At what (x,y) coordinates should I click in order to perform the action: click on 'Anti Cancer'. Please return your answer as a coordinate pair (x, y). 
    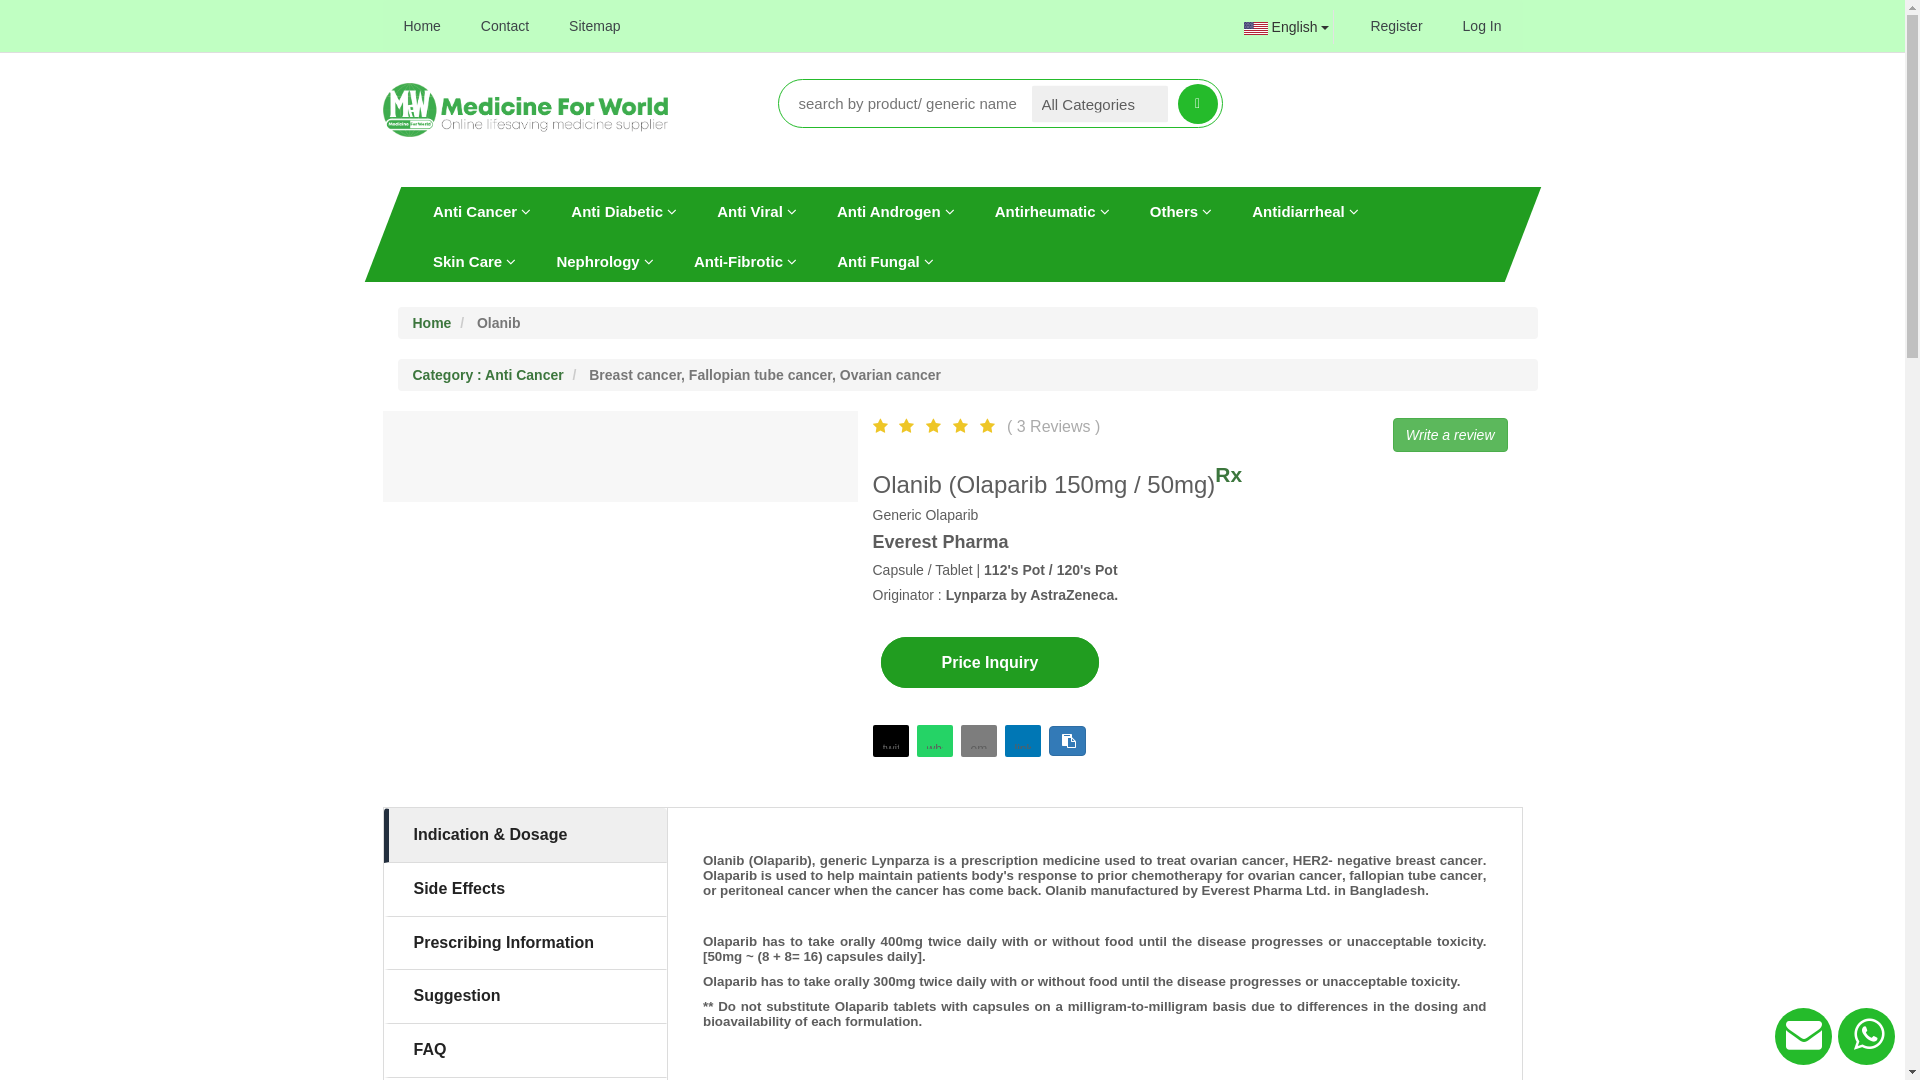
    Looking at the image, I should click on (480, 211).